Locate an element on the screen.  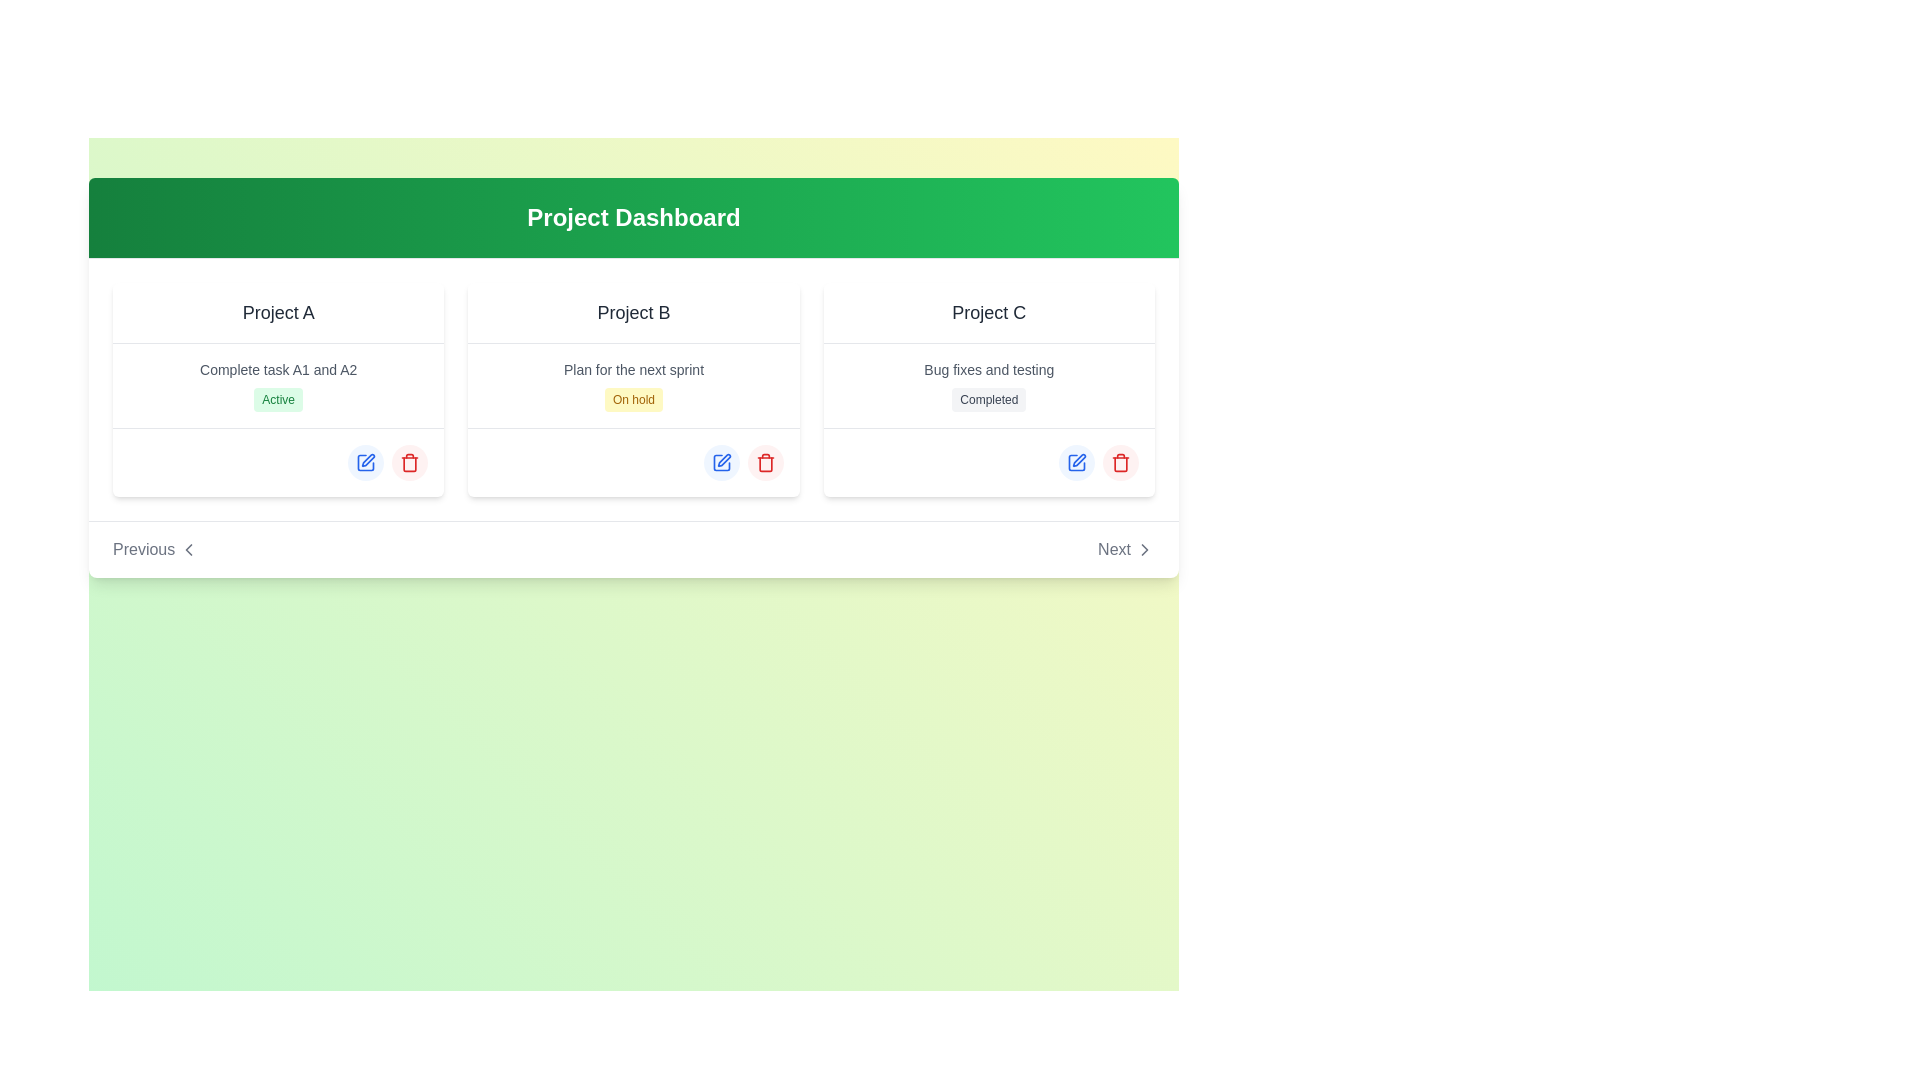
the edit button located in the bottom-right corner of the 'Project C' card, to the left of the red trashcan icon is located at coordinates (1075, 462).